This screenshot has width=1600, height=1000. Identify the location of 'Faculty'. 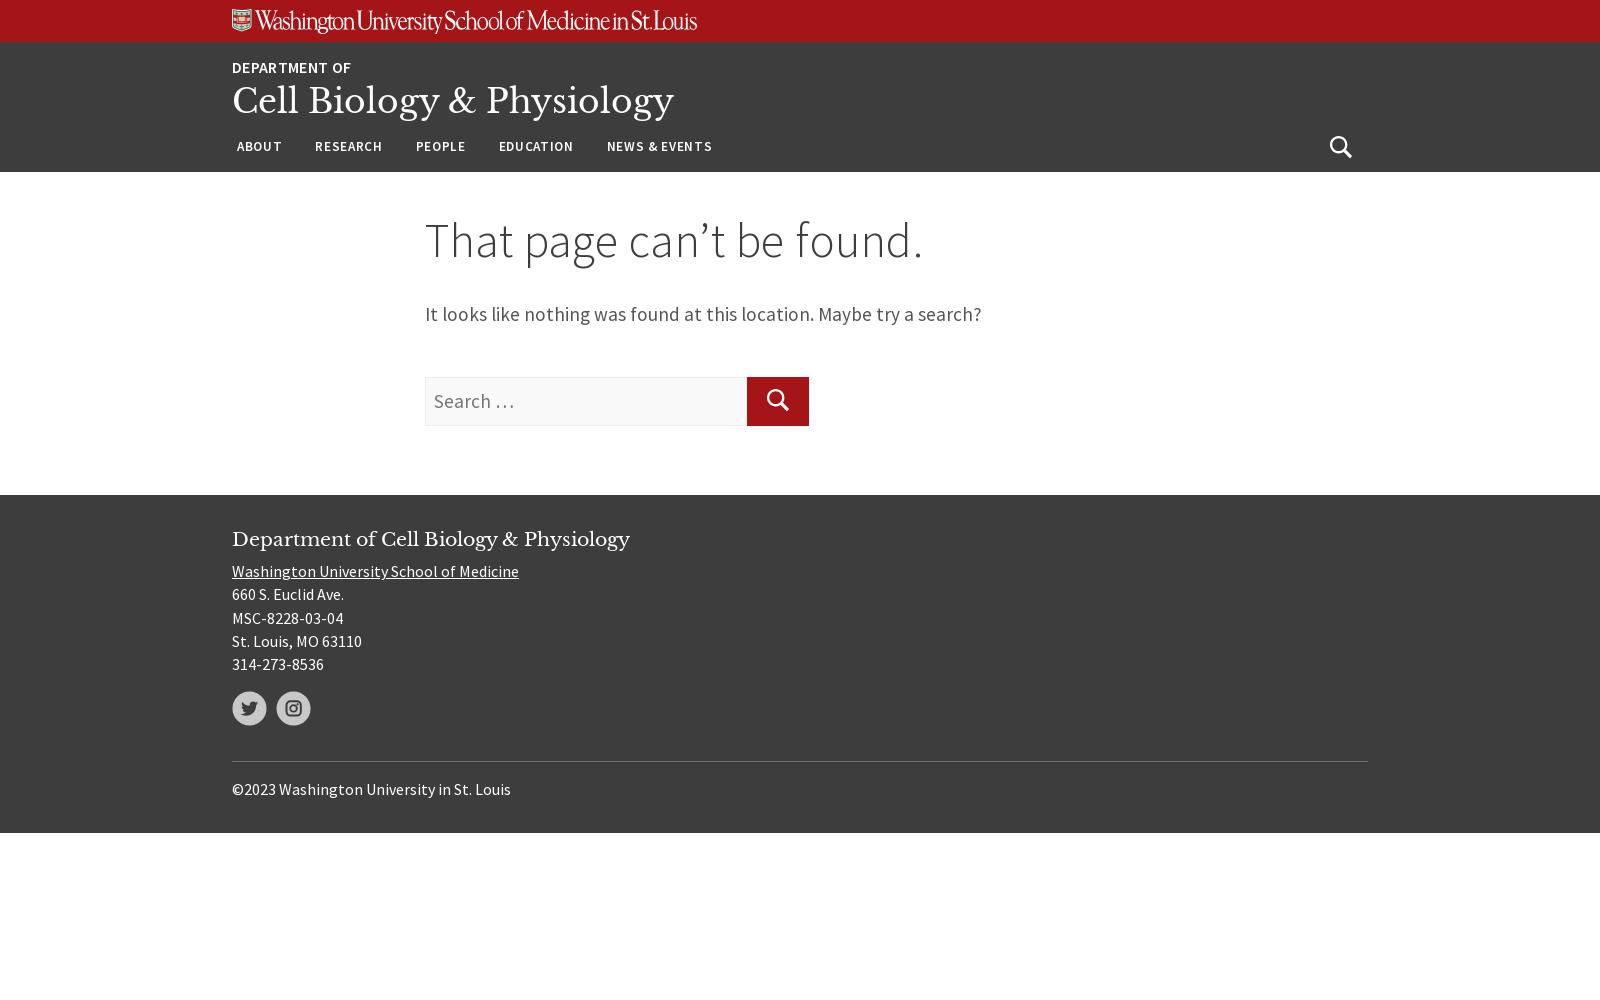
(443, 193).